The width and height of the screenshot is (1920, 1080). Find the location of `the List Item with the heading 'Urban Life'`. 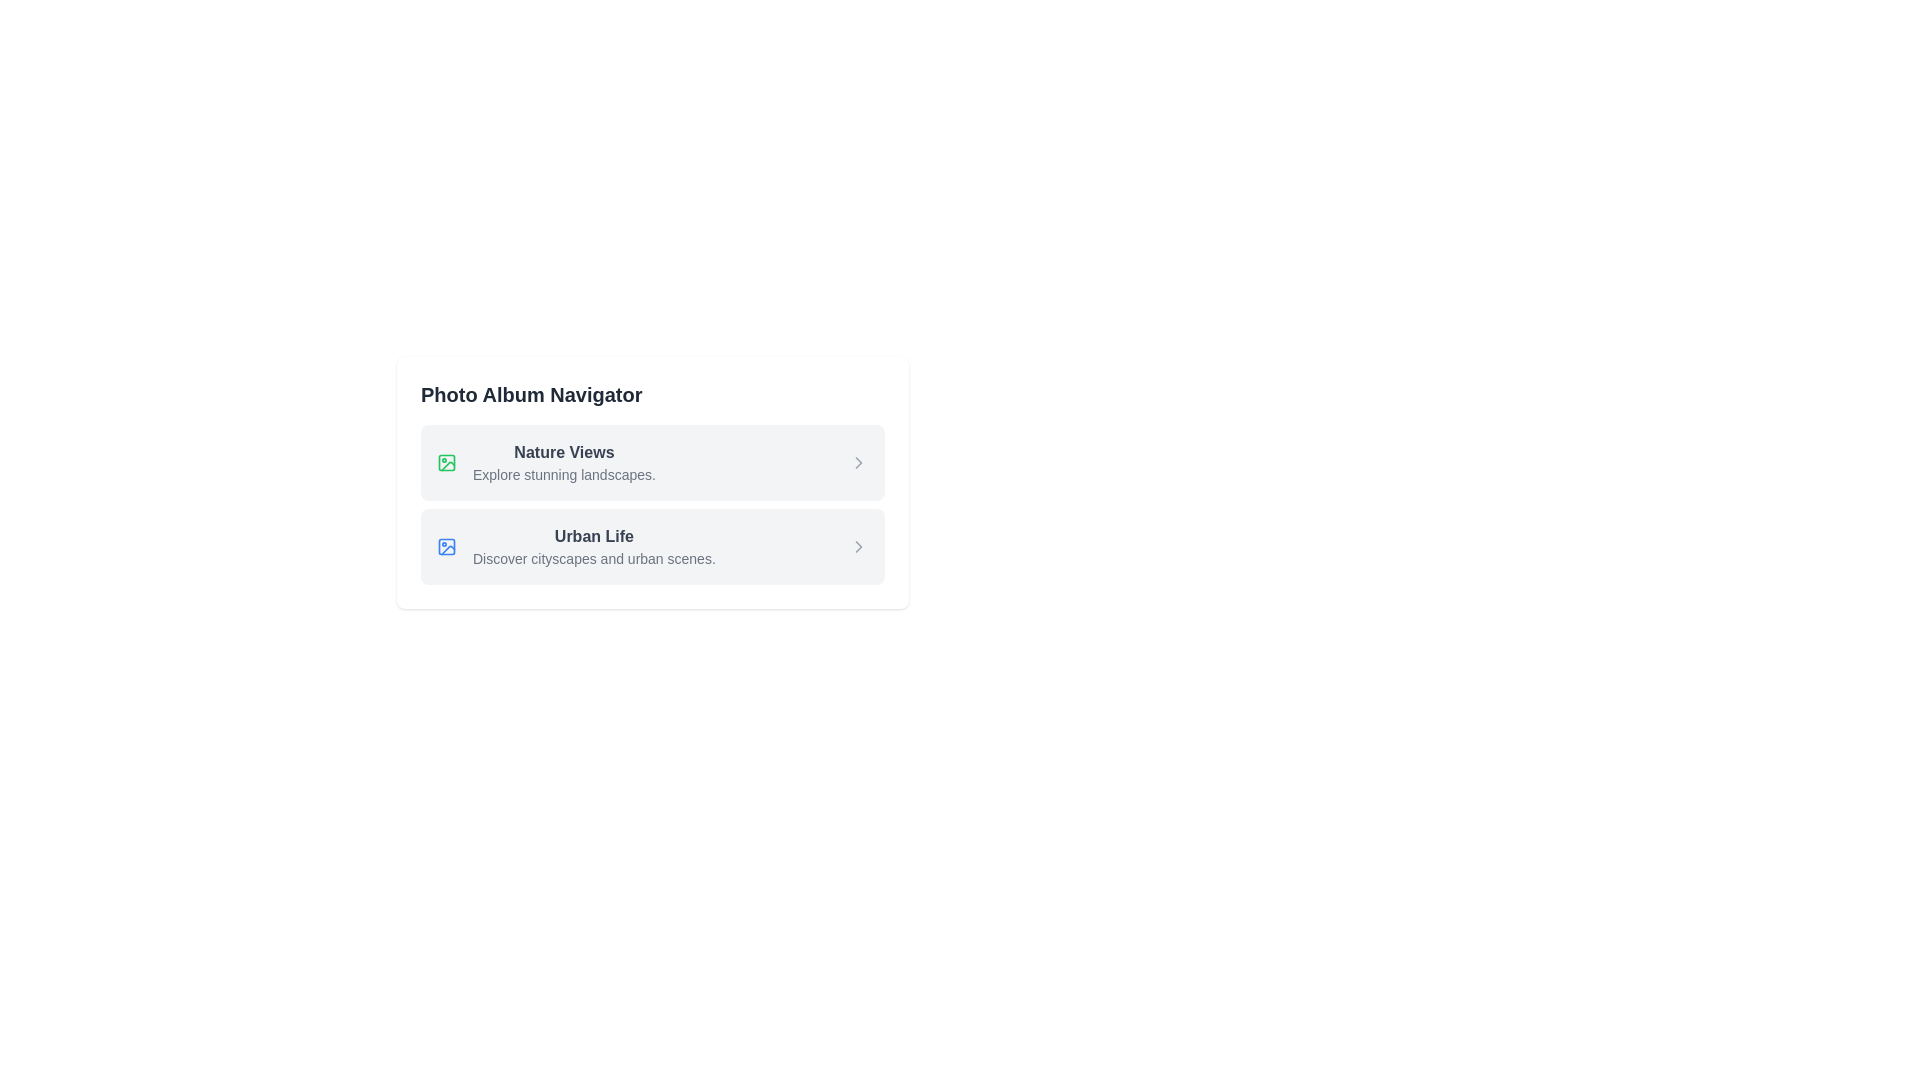

the List Item with the heading 'Urban Life' is located at coordinates (575, 547).